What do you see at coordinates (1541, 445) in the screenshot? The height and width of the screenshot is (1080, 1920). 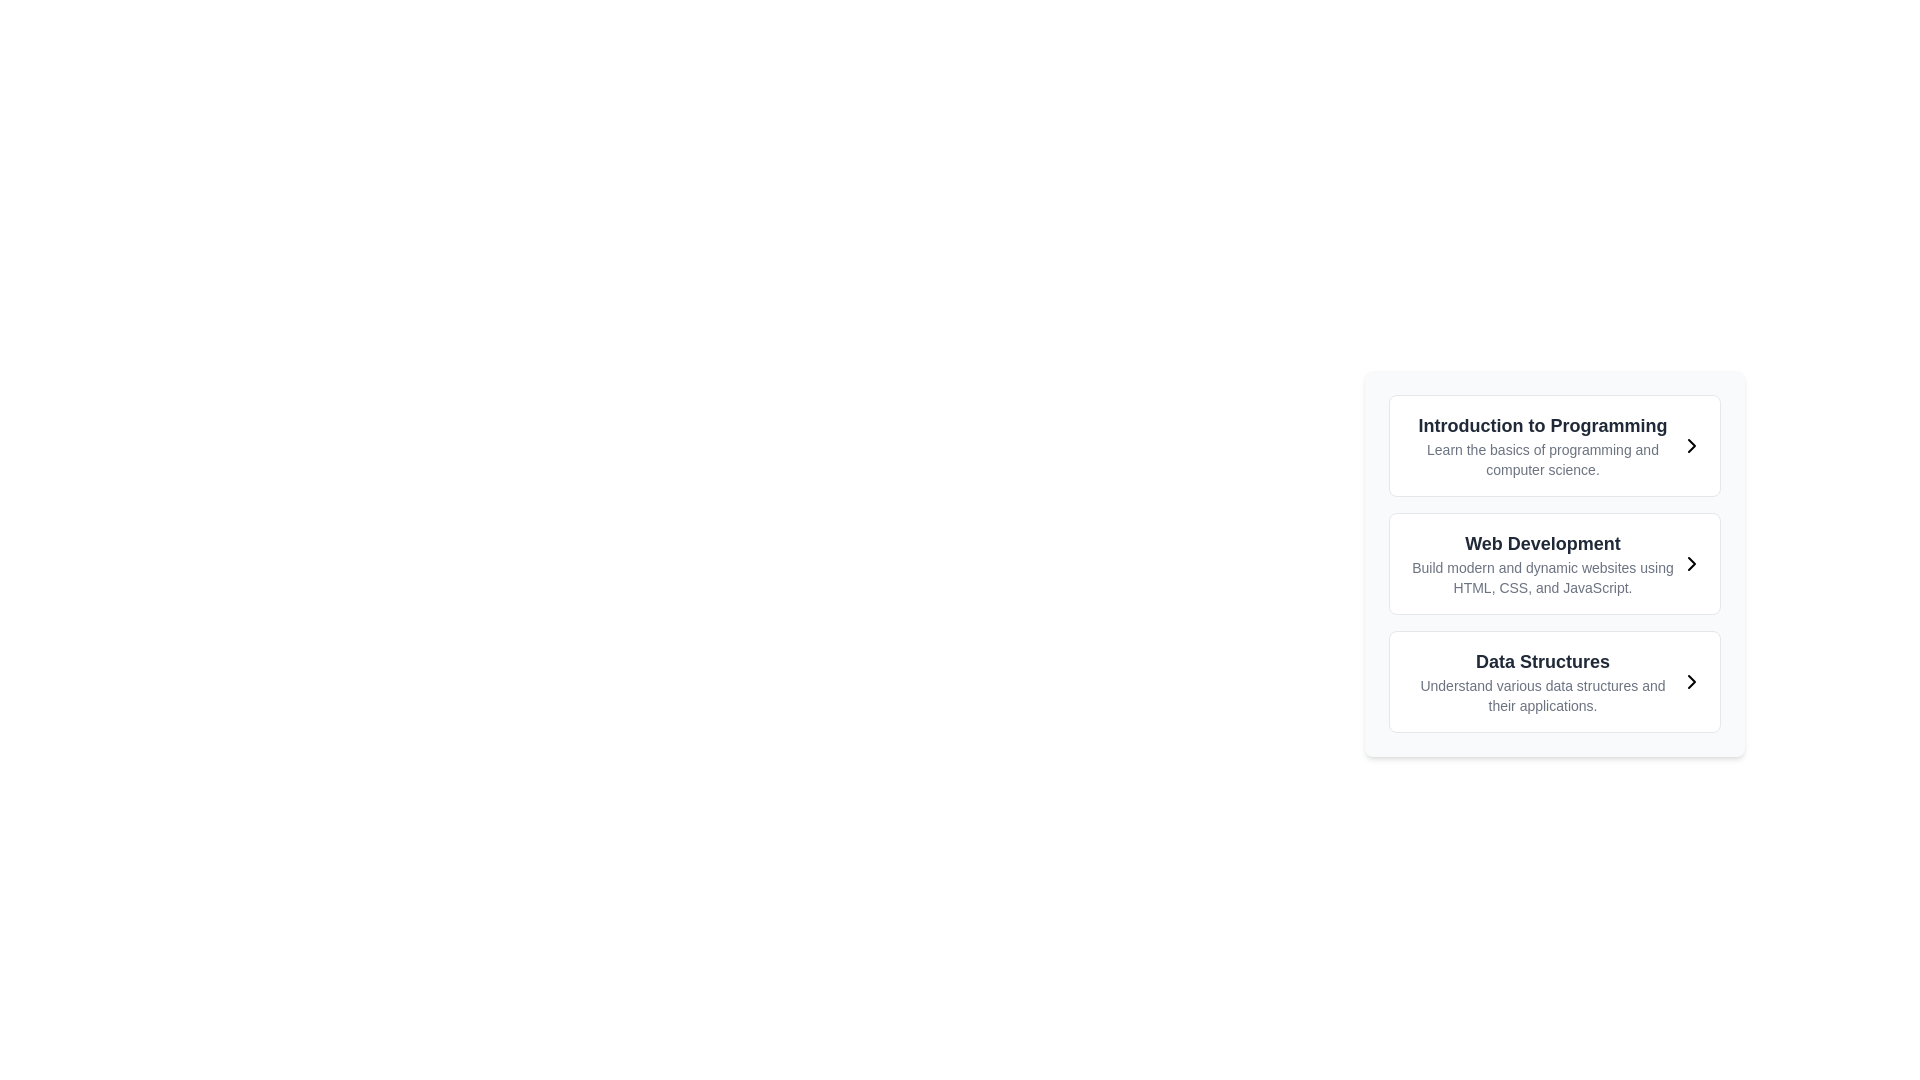 I see `the textual information block that provides concise information about a programming course for navigation` at bounding box center [1541, 445].